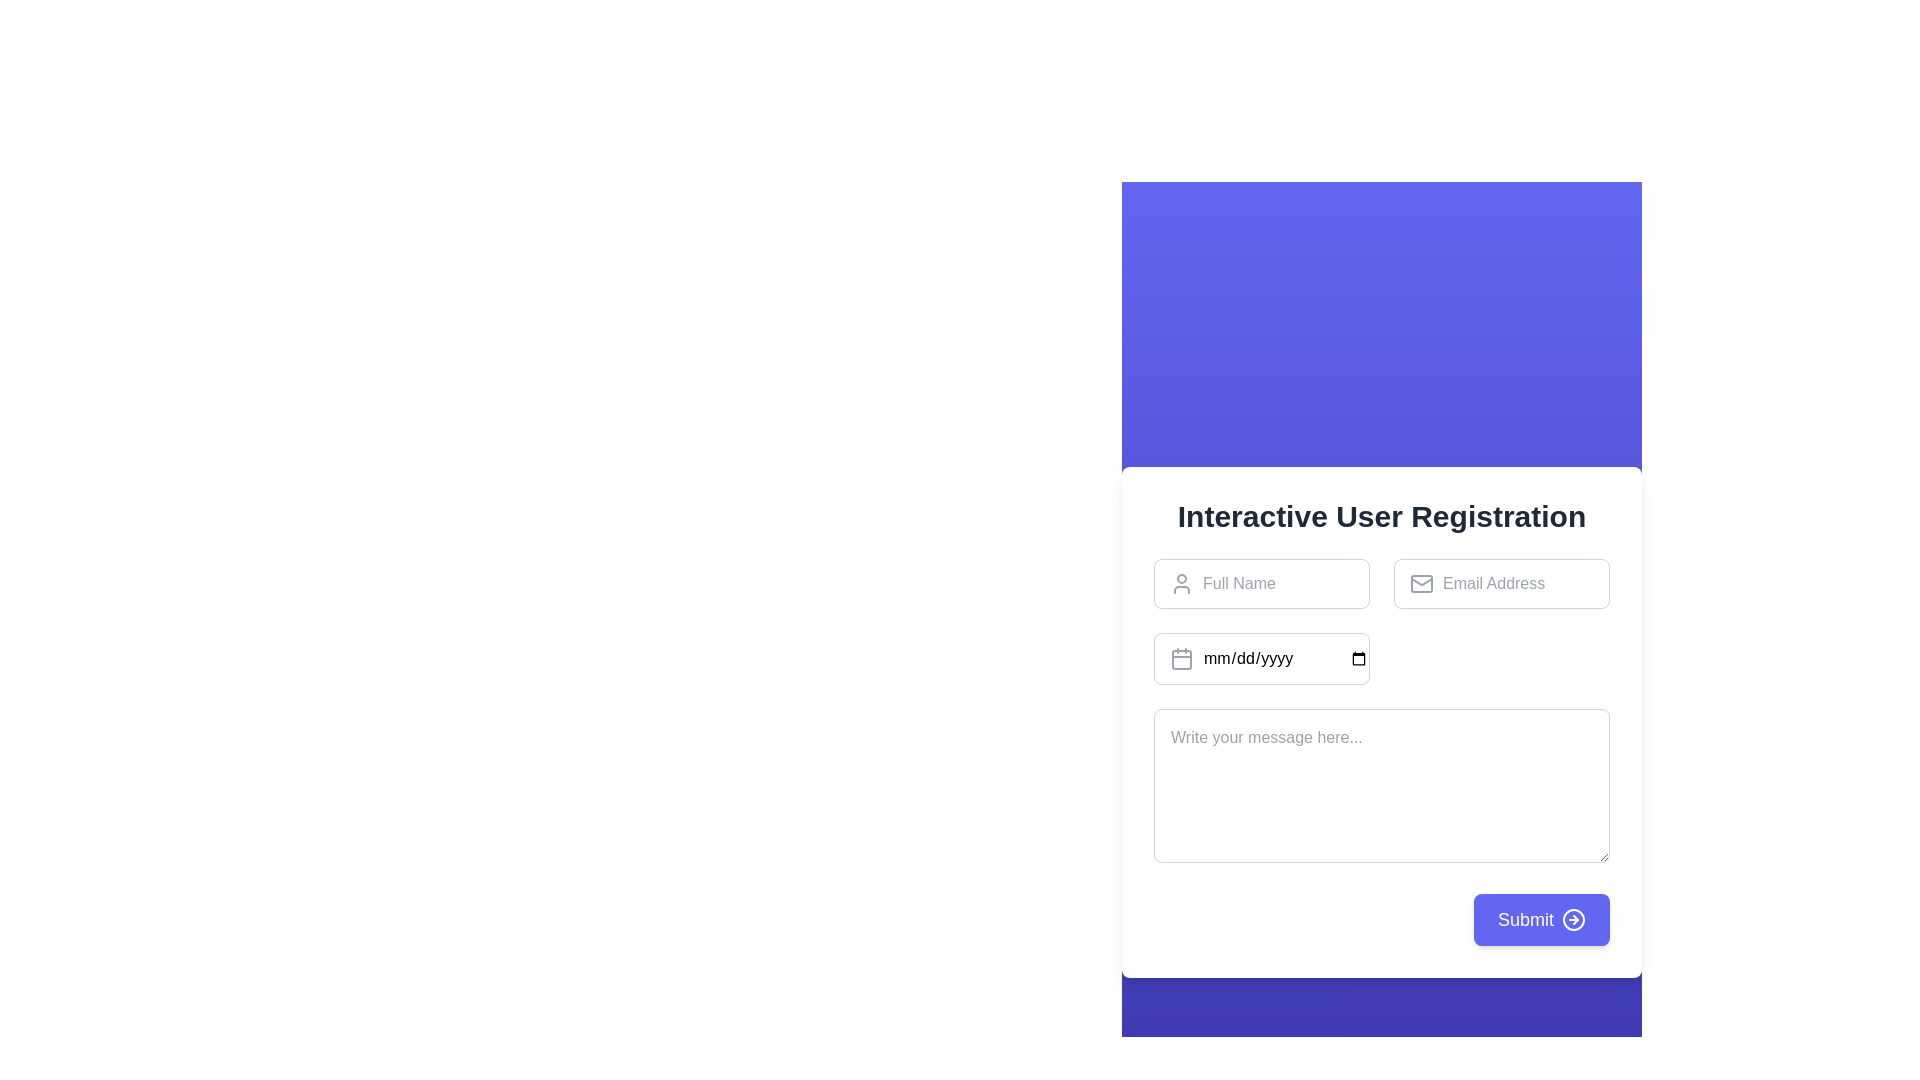  What do you see at coordinates (1261, 658) in the screenshot?
I see `the date` at bounding box center [1261, 658].